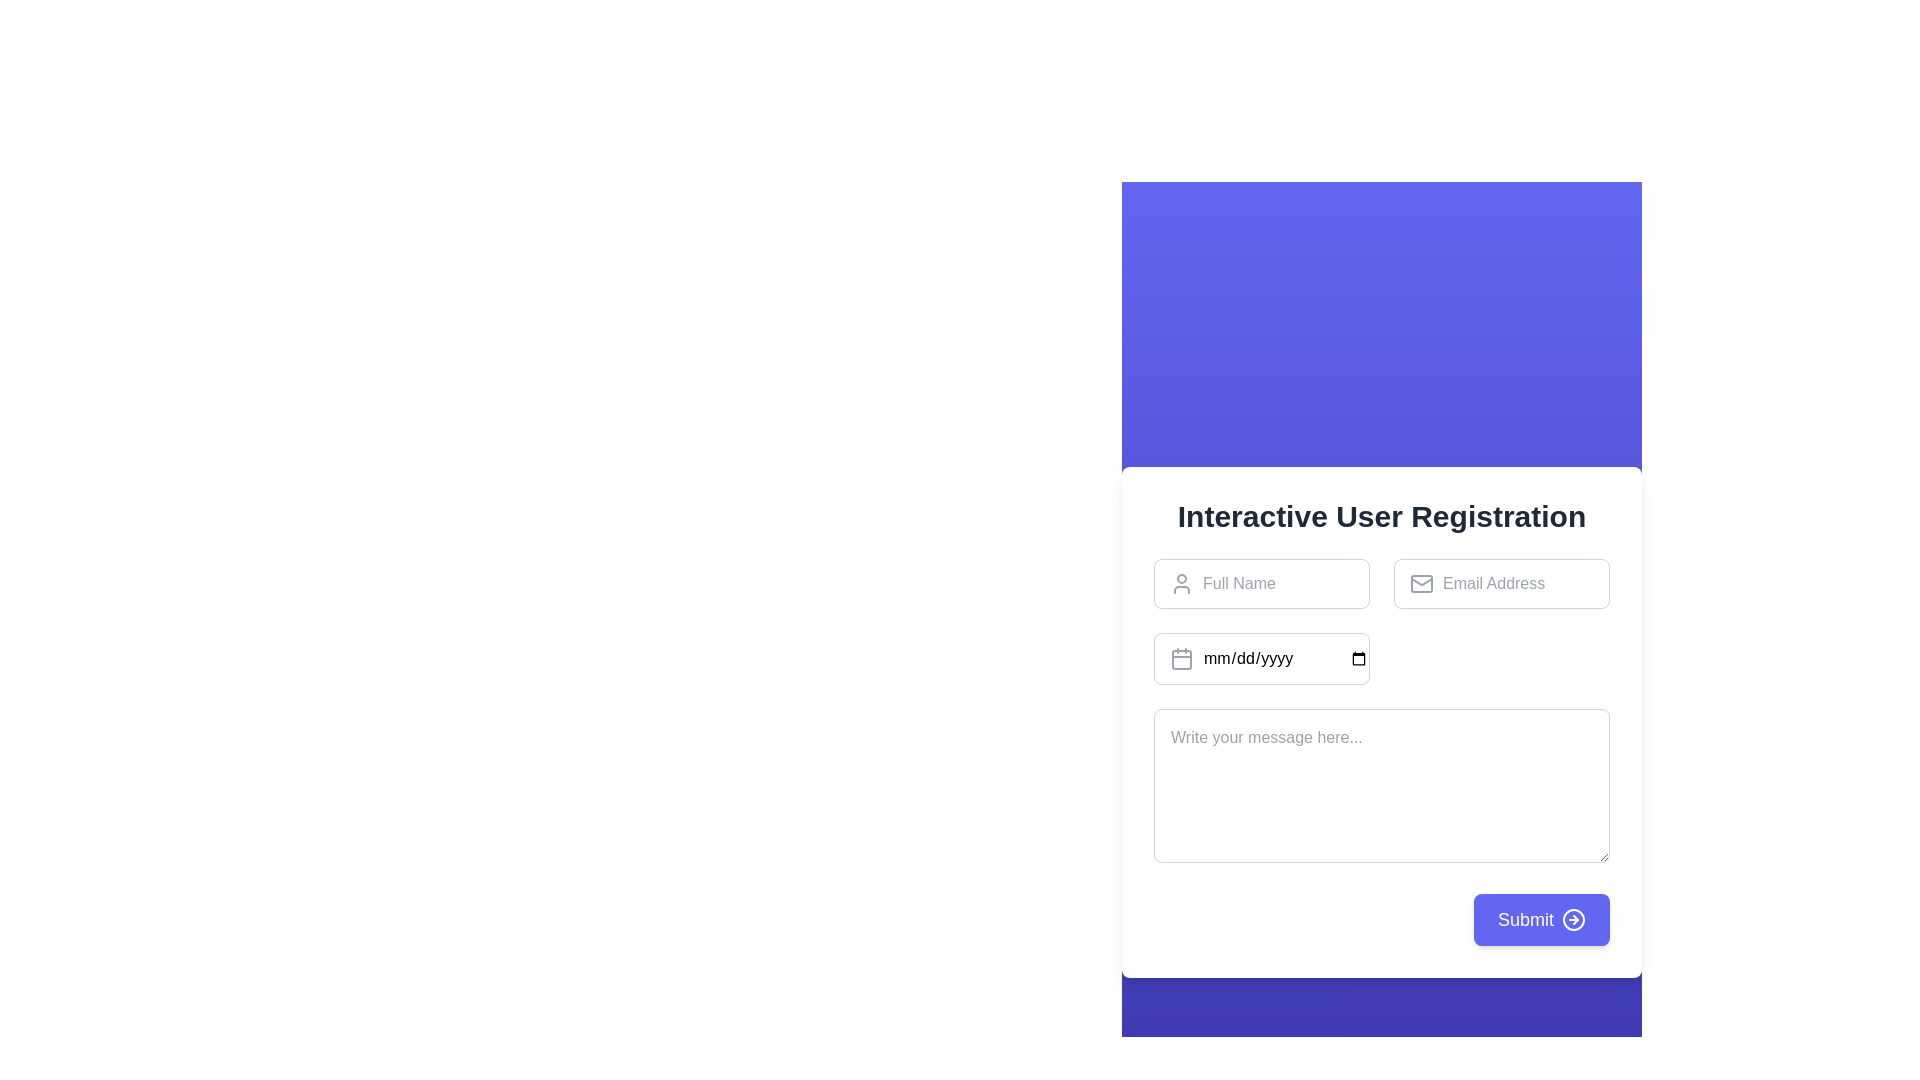  What do you see at coordinates (1261, 658) in the screenshot?
I see `the date` at bounding box center [1261, 658].